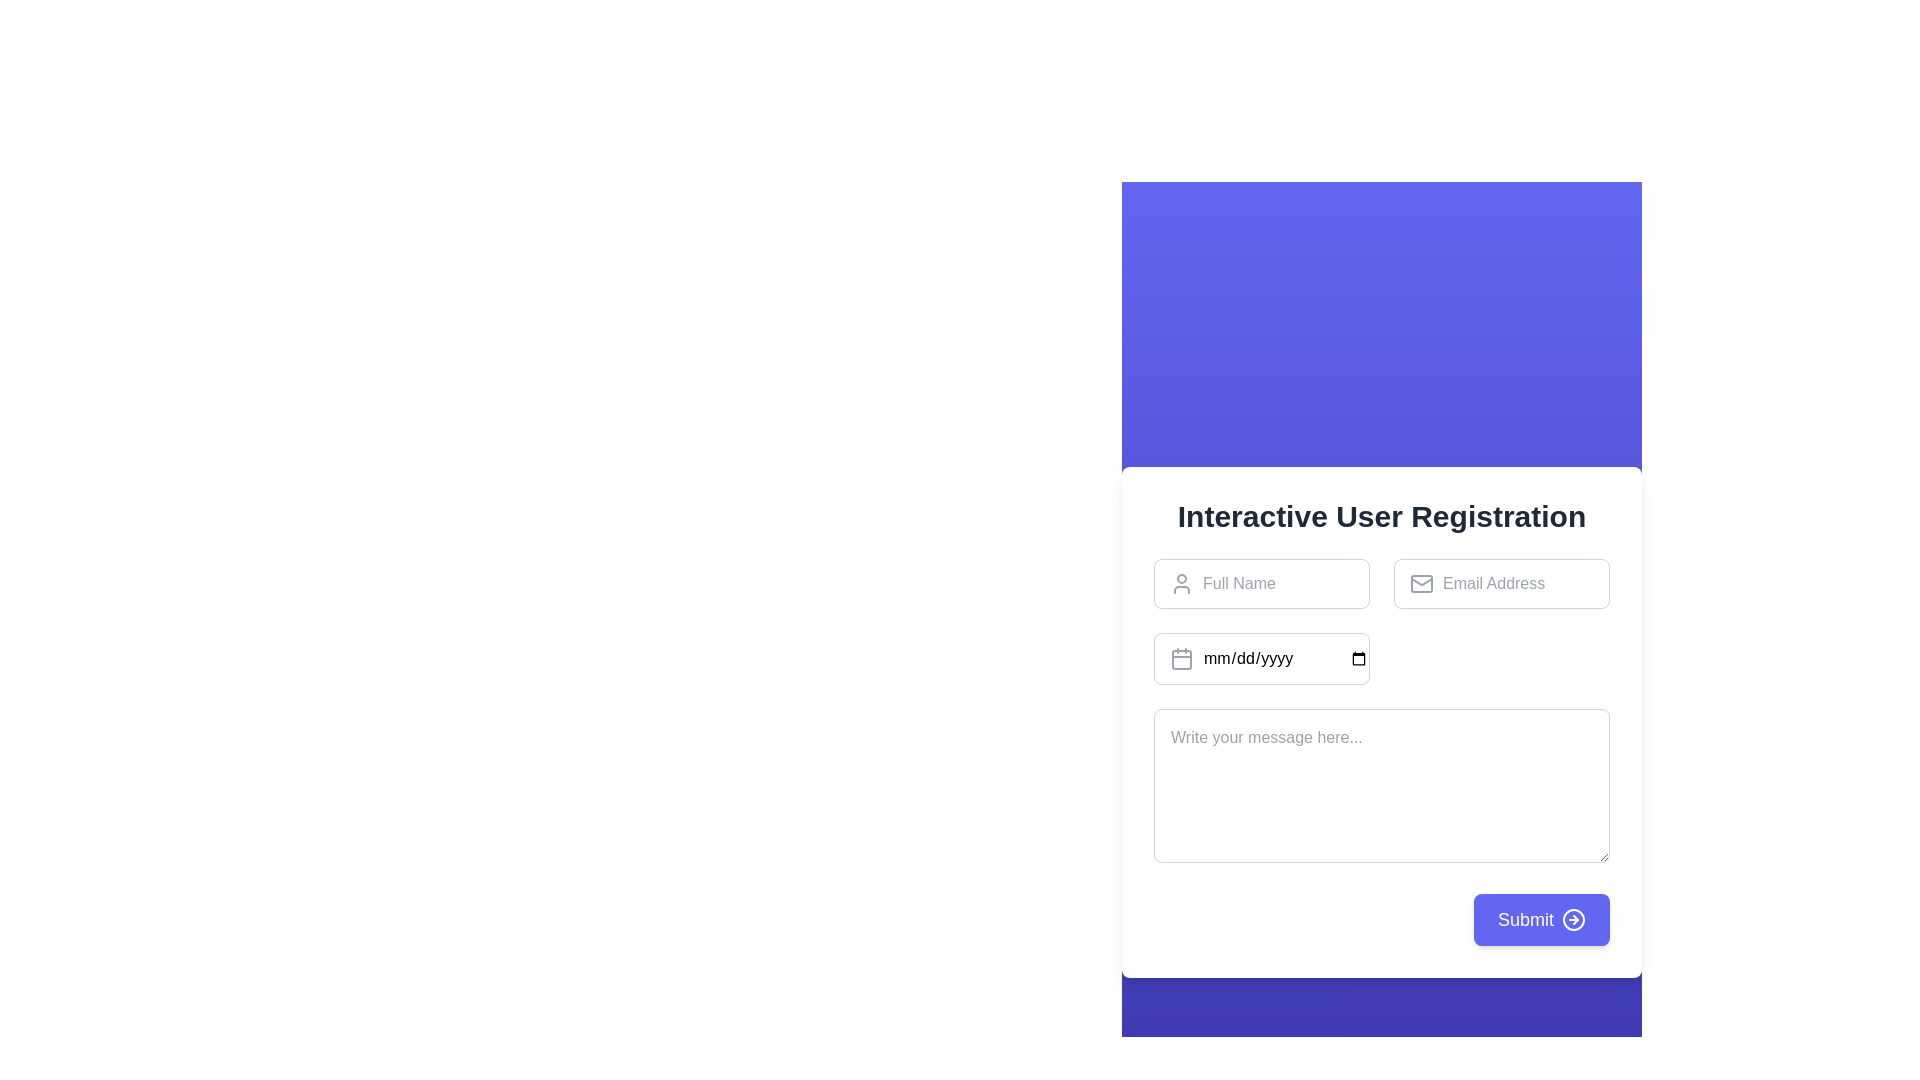  What do you see at coordinates (1261, 658) in the screenshot?
I see `the date` at bounding box center [1261, 658].